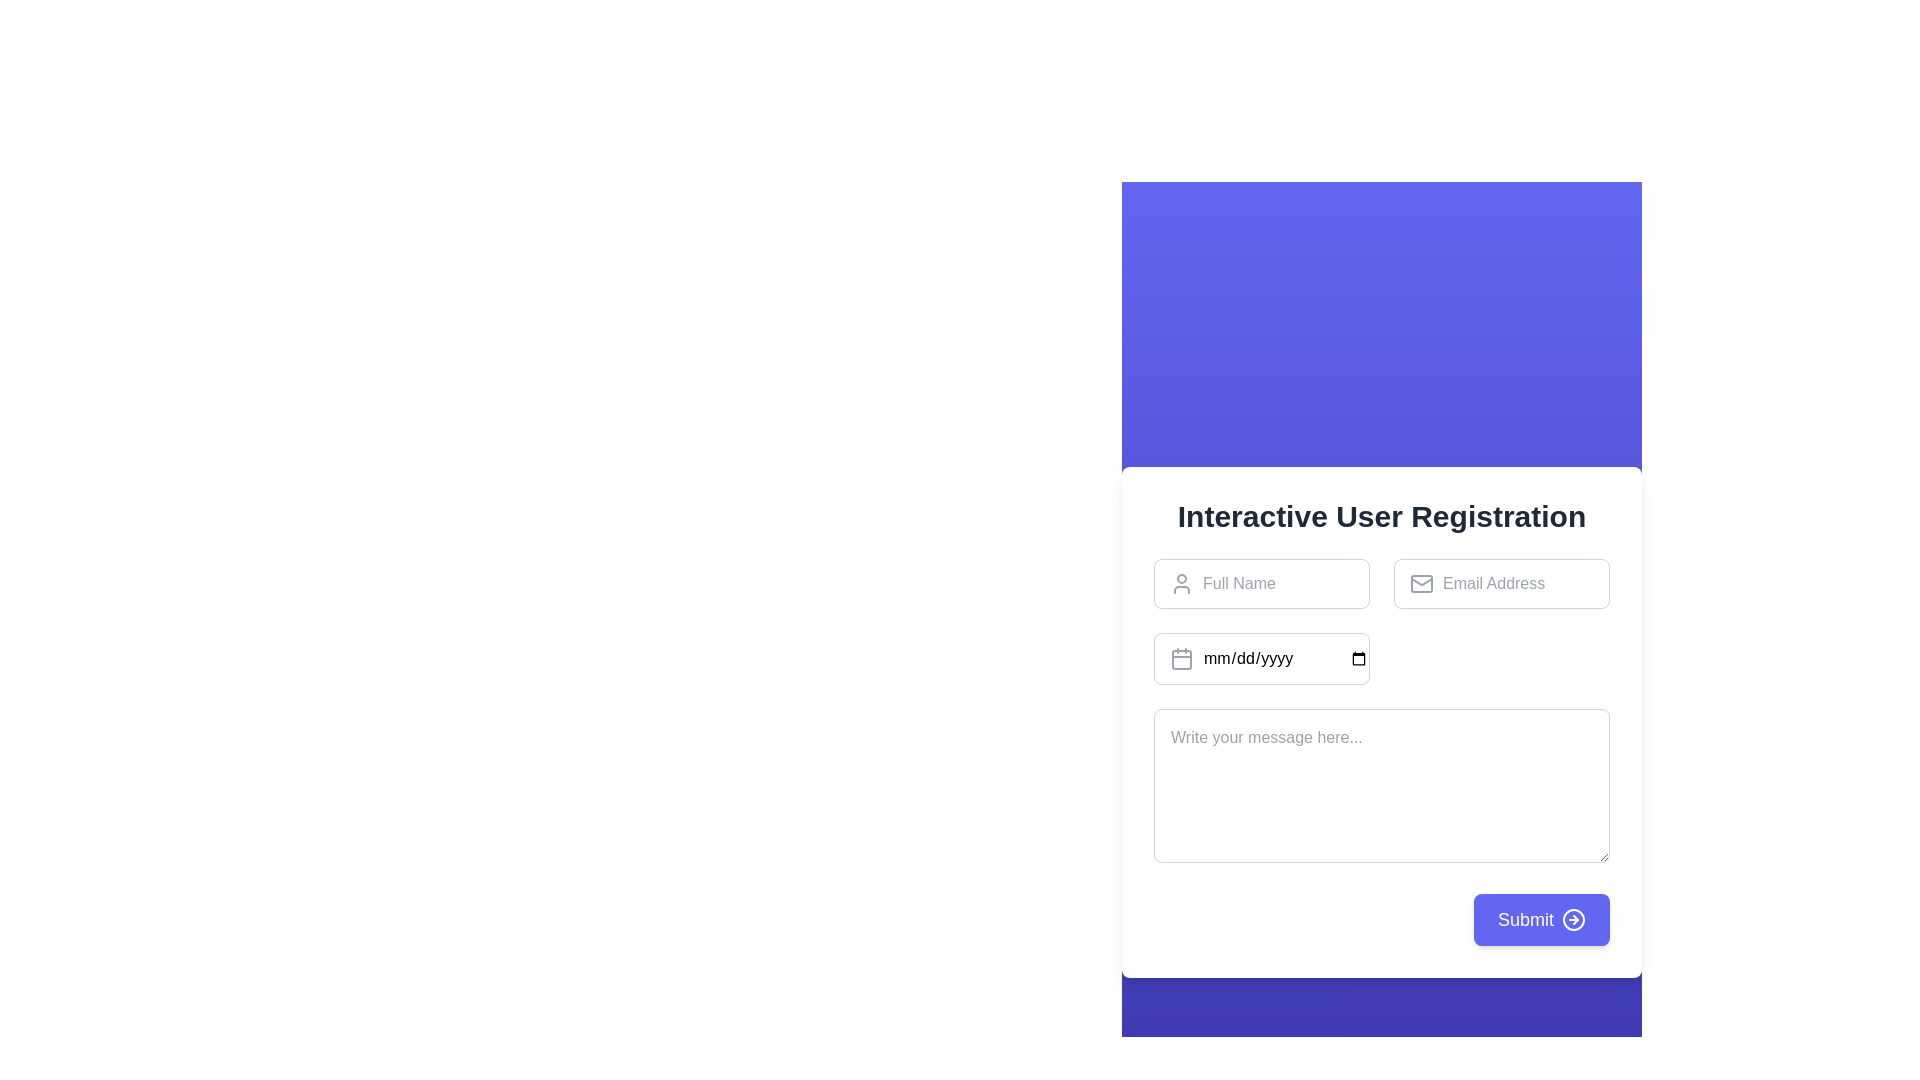  What do you see at coordinates (1261, 658) in the screenshot?
I see `the date` at bounding box center [1261, 658].